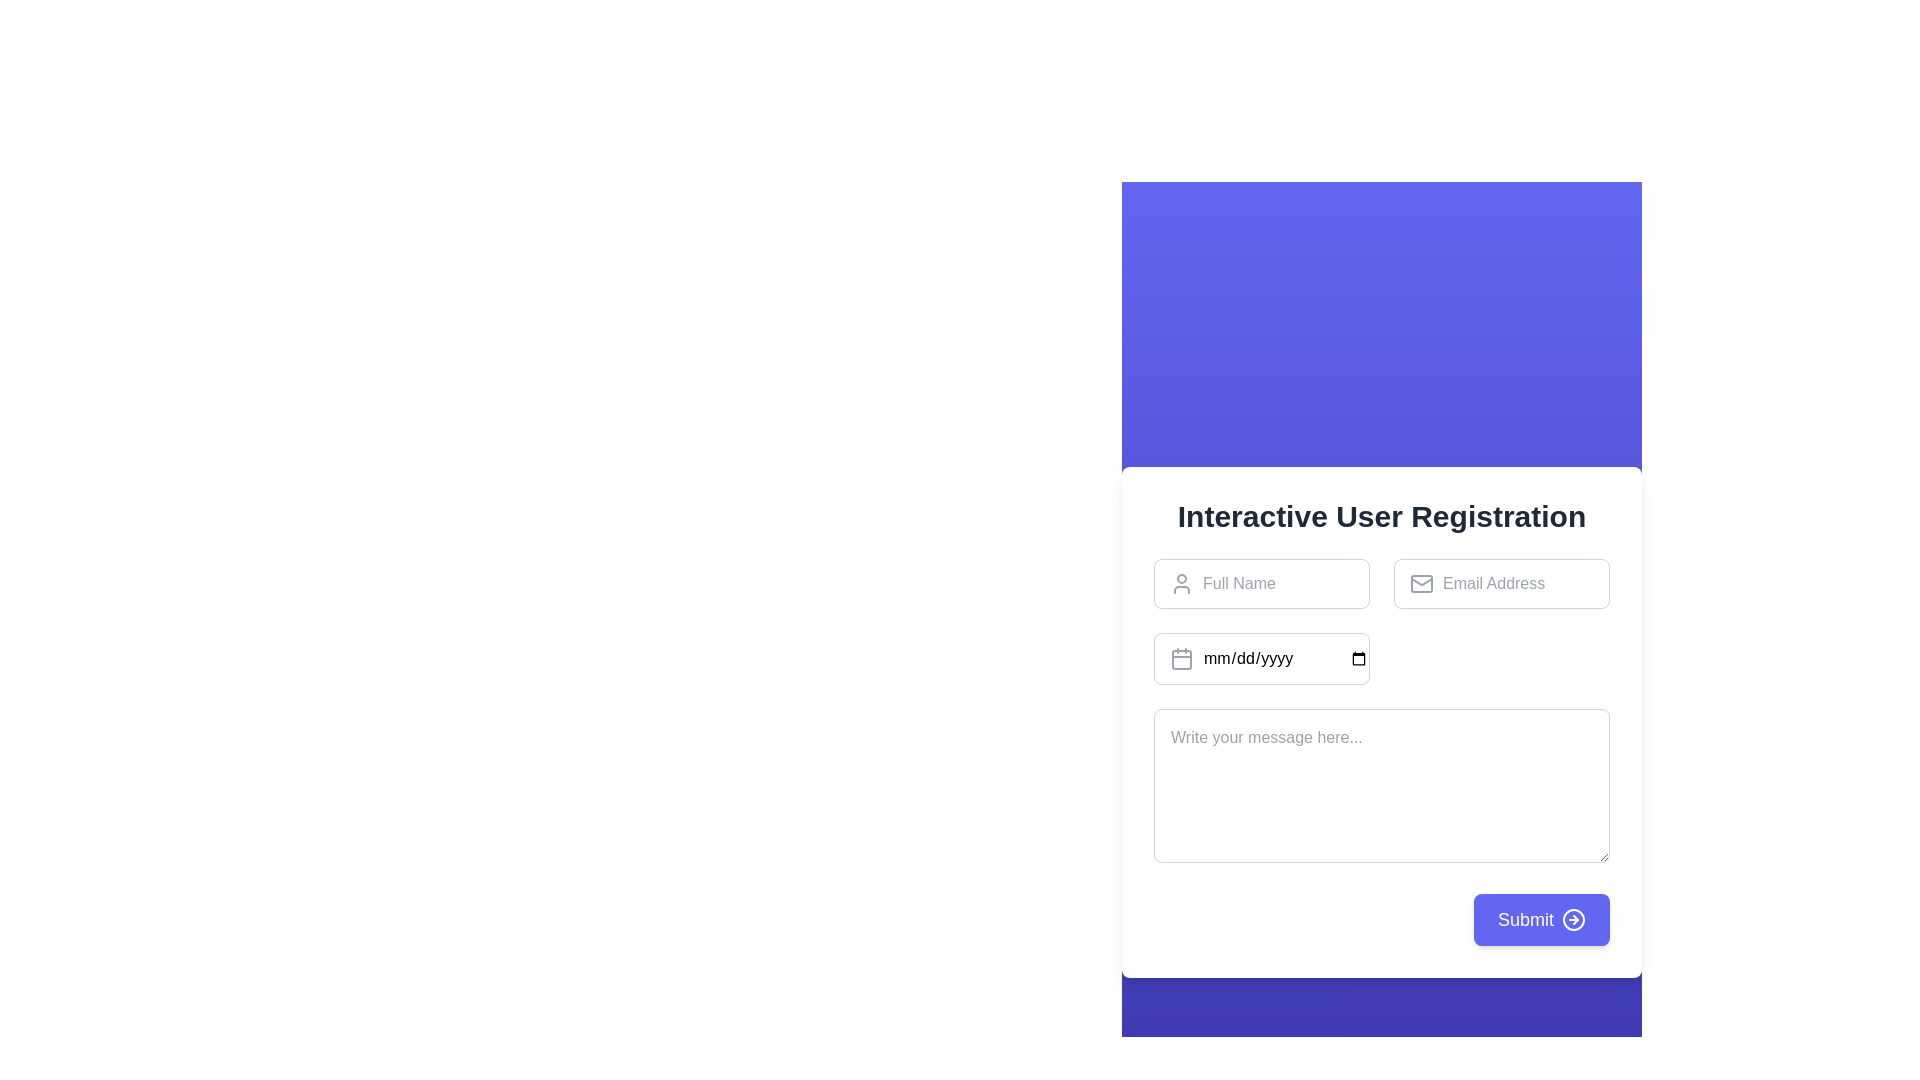  What do you see at coordinates (1261, 658) in the screenshot?
I see `the date` at bounding box center [1261, 658].